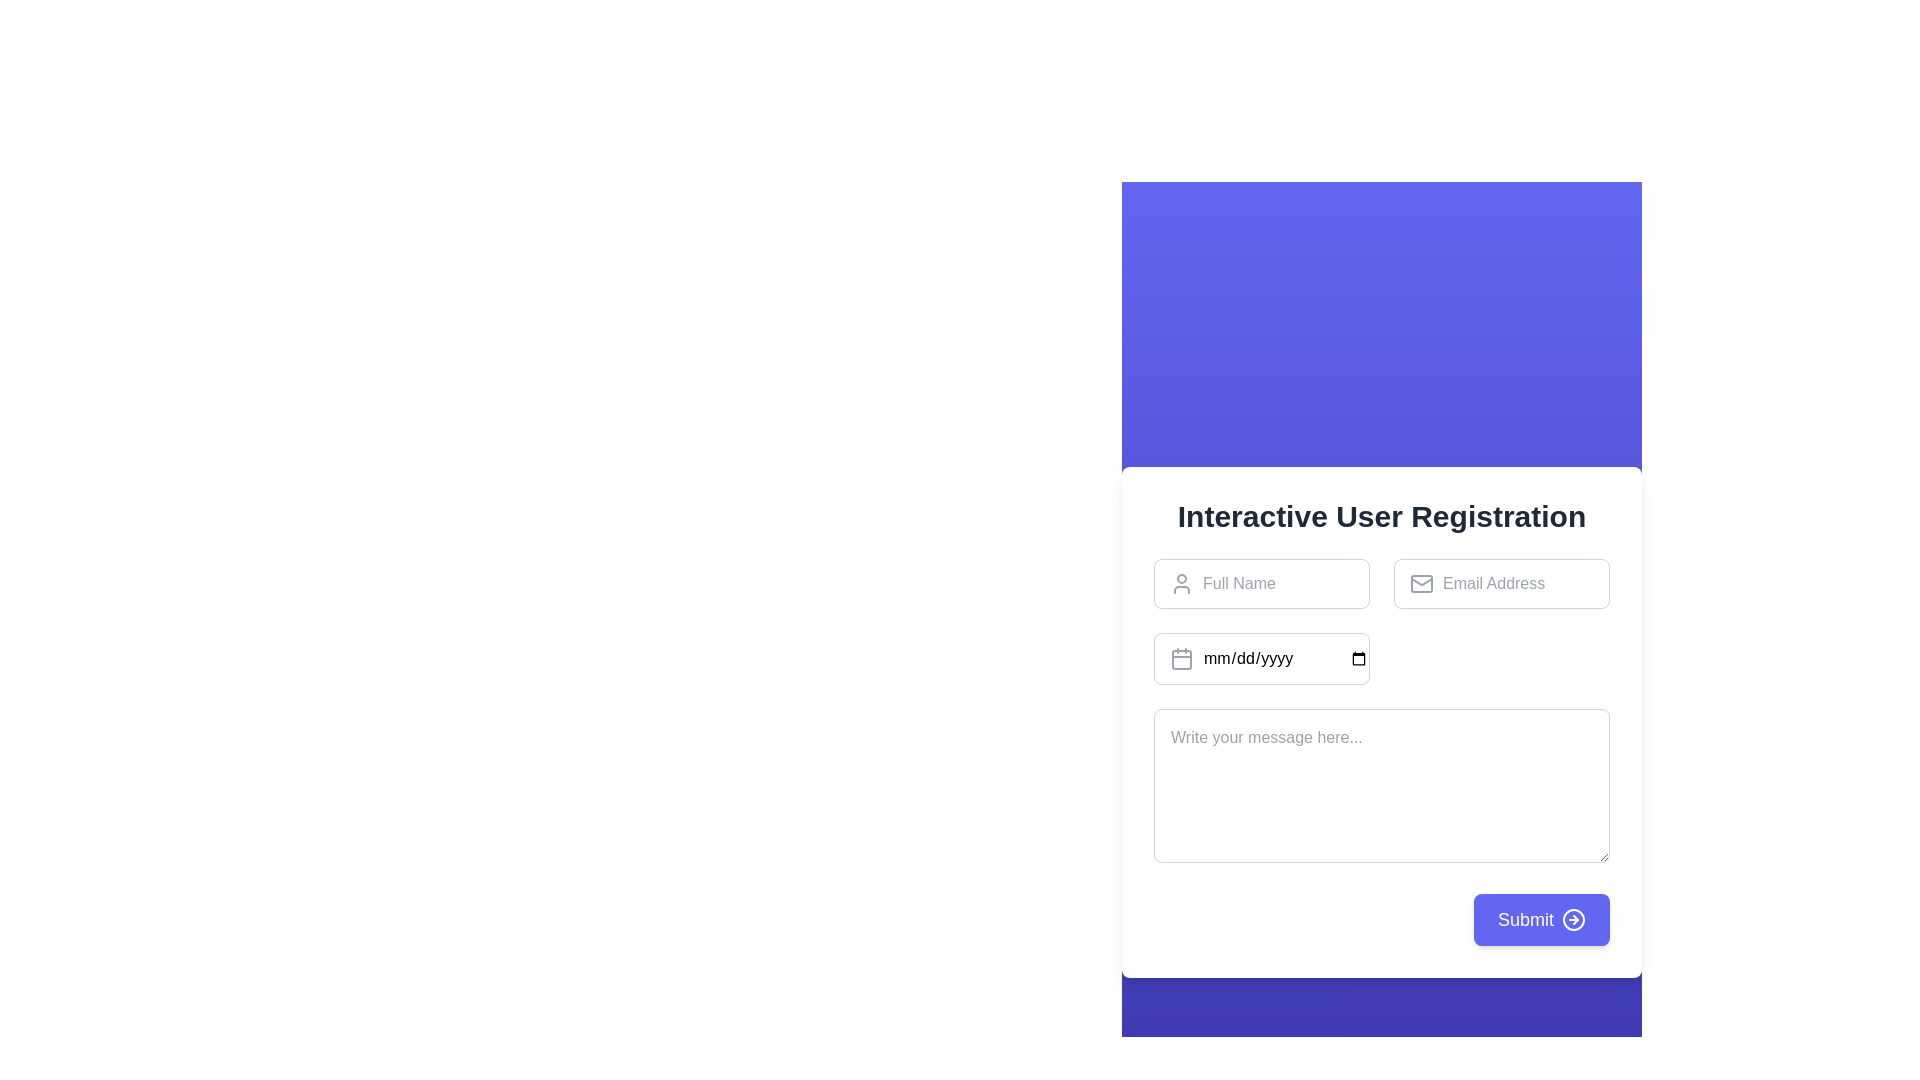  What do you see at coordinates (1261, 658) in the screenshot?
I see `the date` at bounding box center [1261, 658].